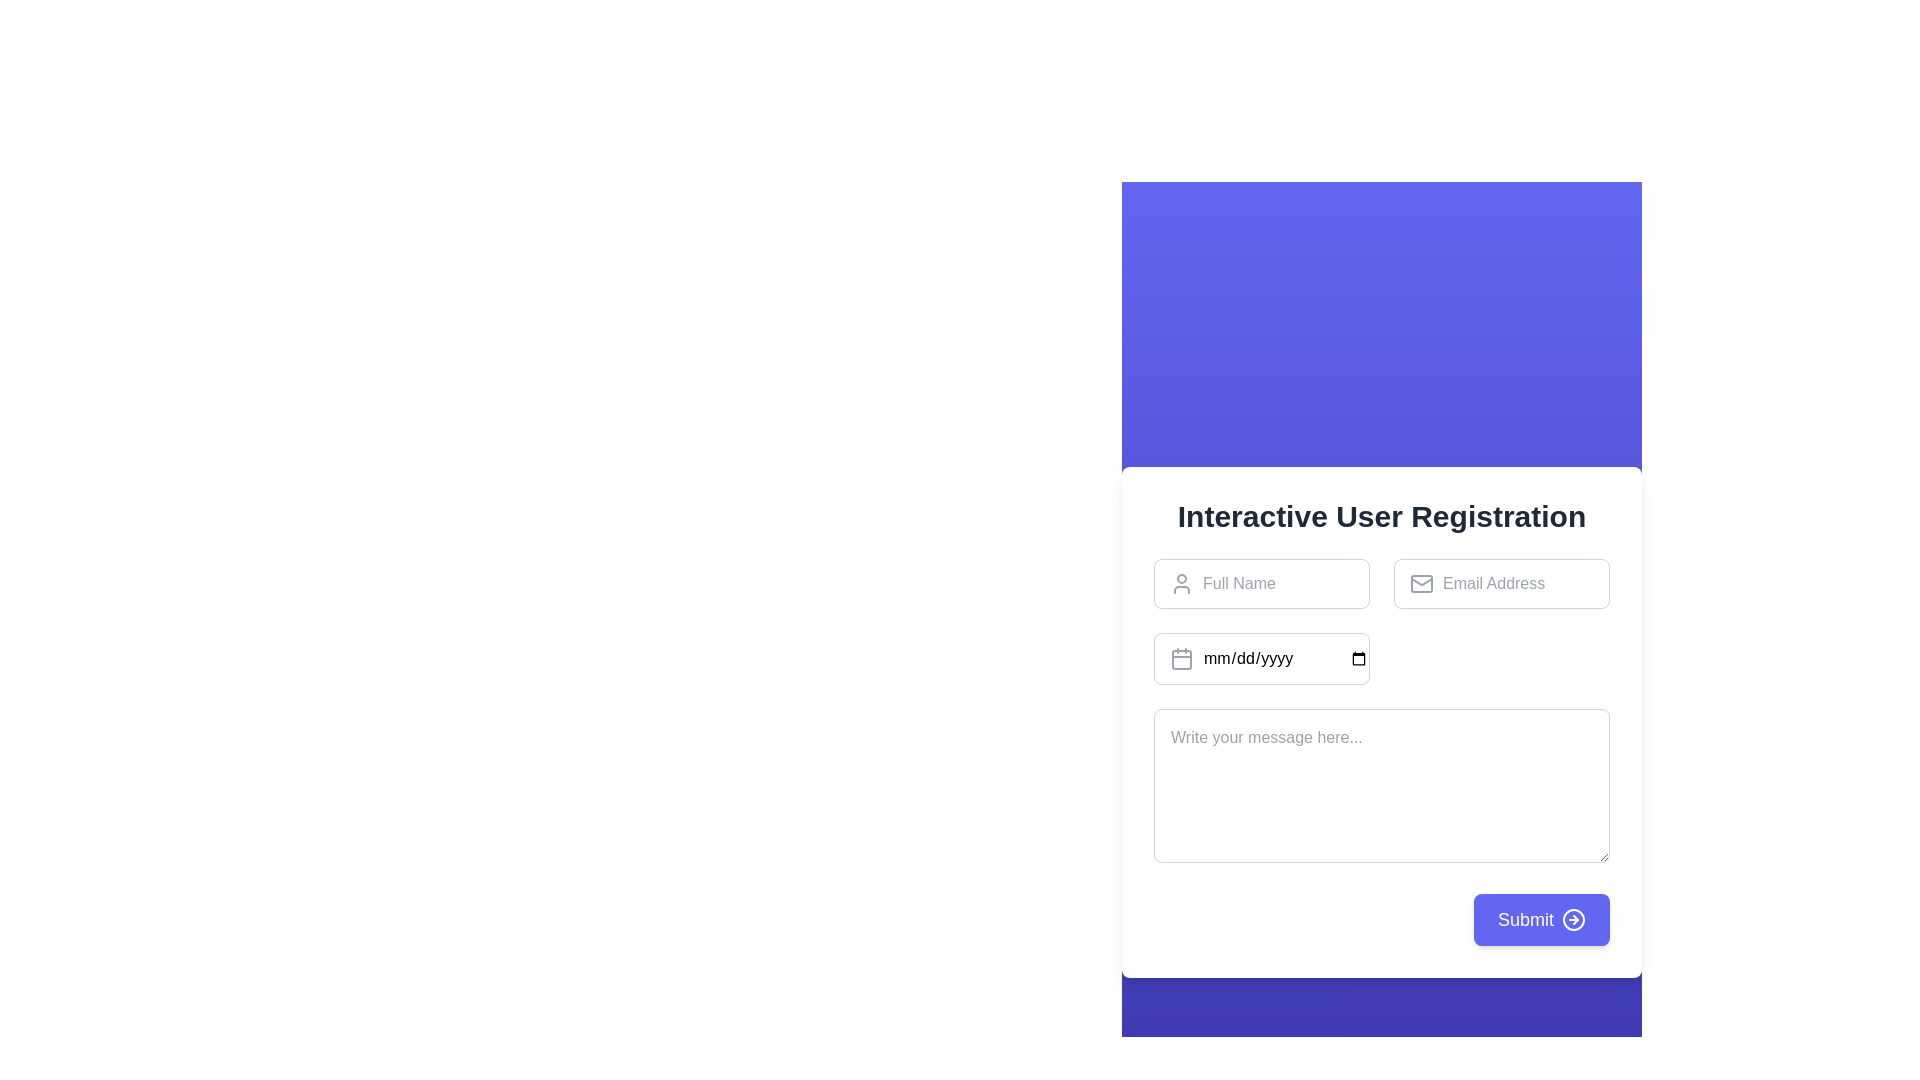  What do you see at coordinates (1261, 658) in the screenshot?
I see `the date` at bounding box center [1261, 658].